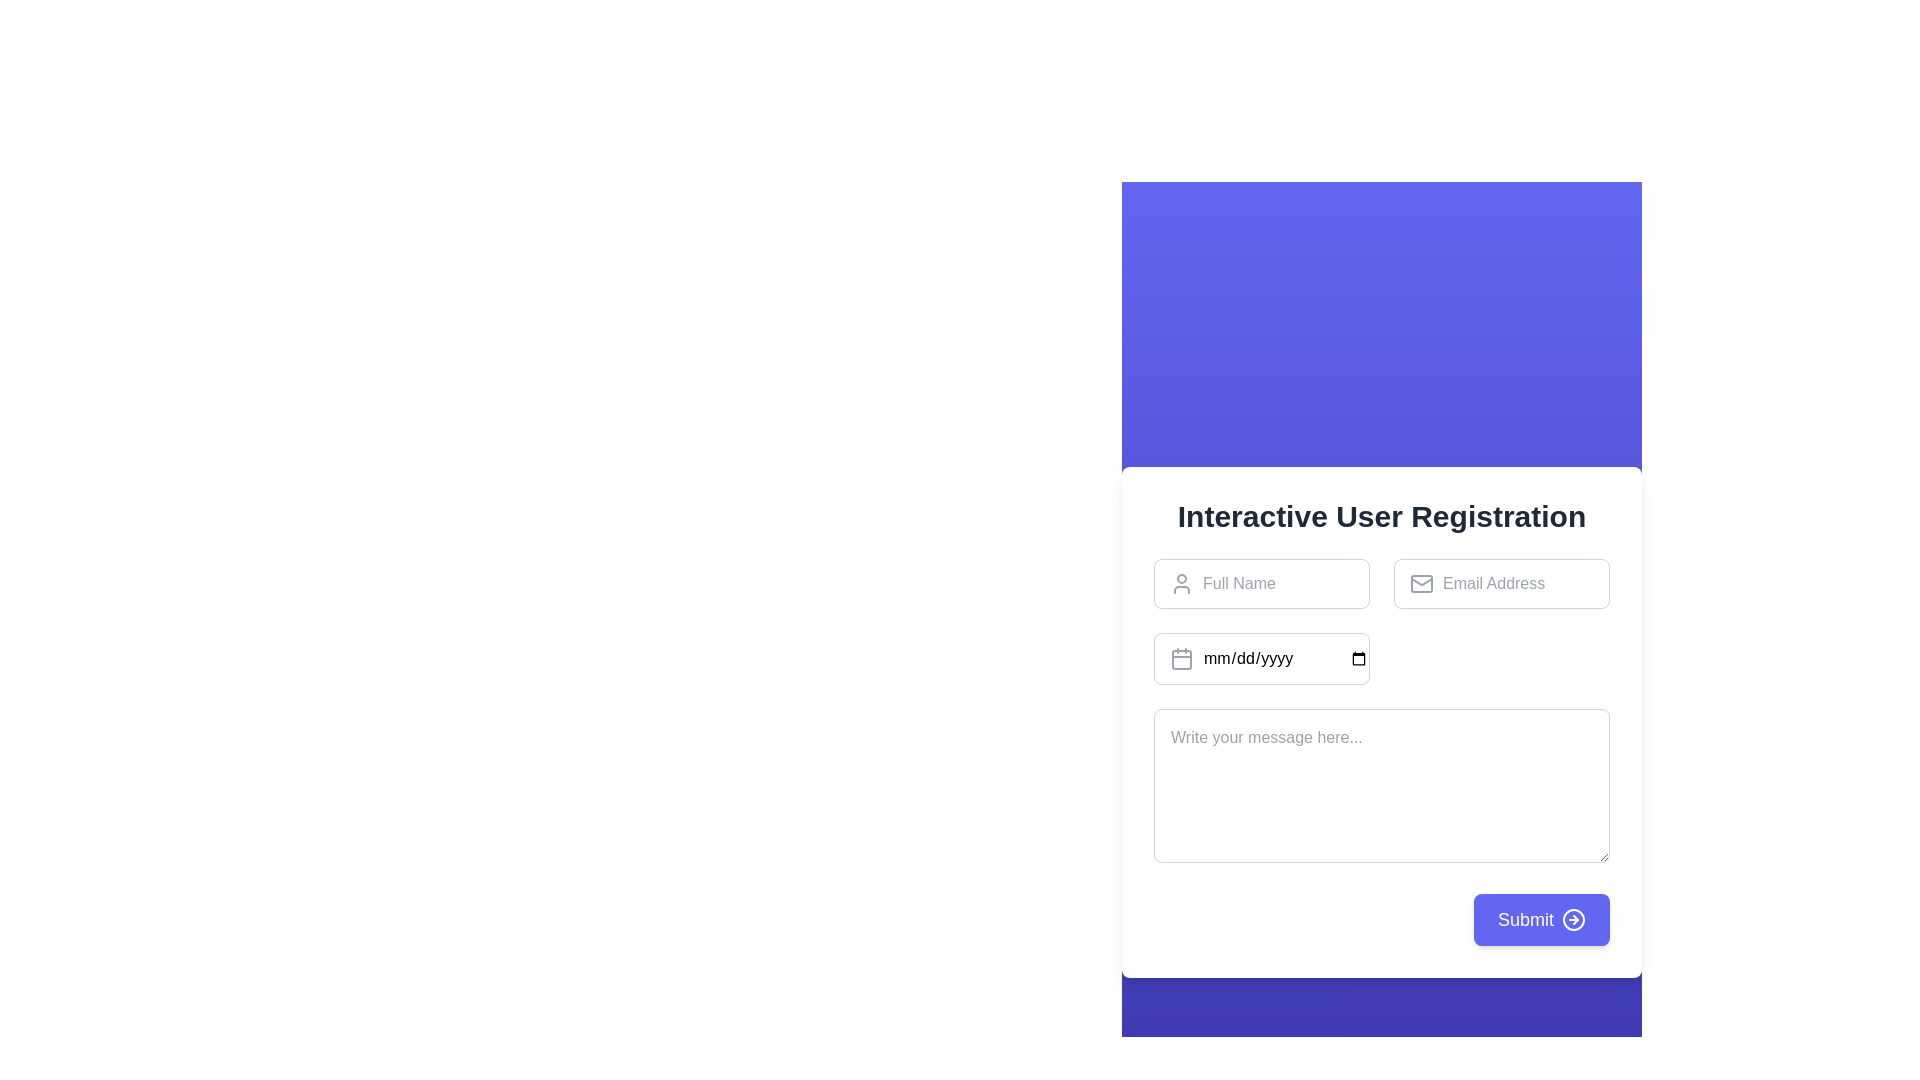  What do you see at coordinates (1261, 658) in the screenshot?
I see `the date` at bounding box center [1261, 658].